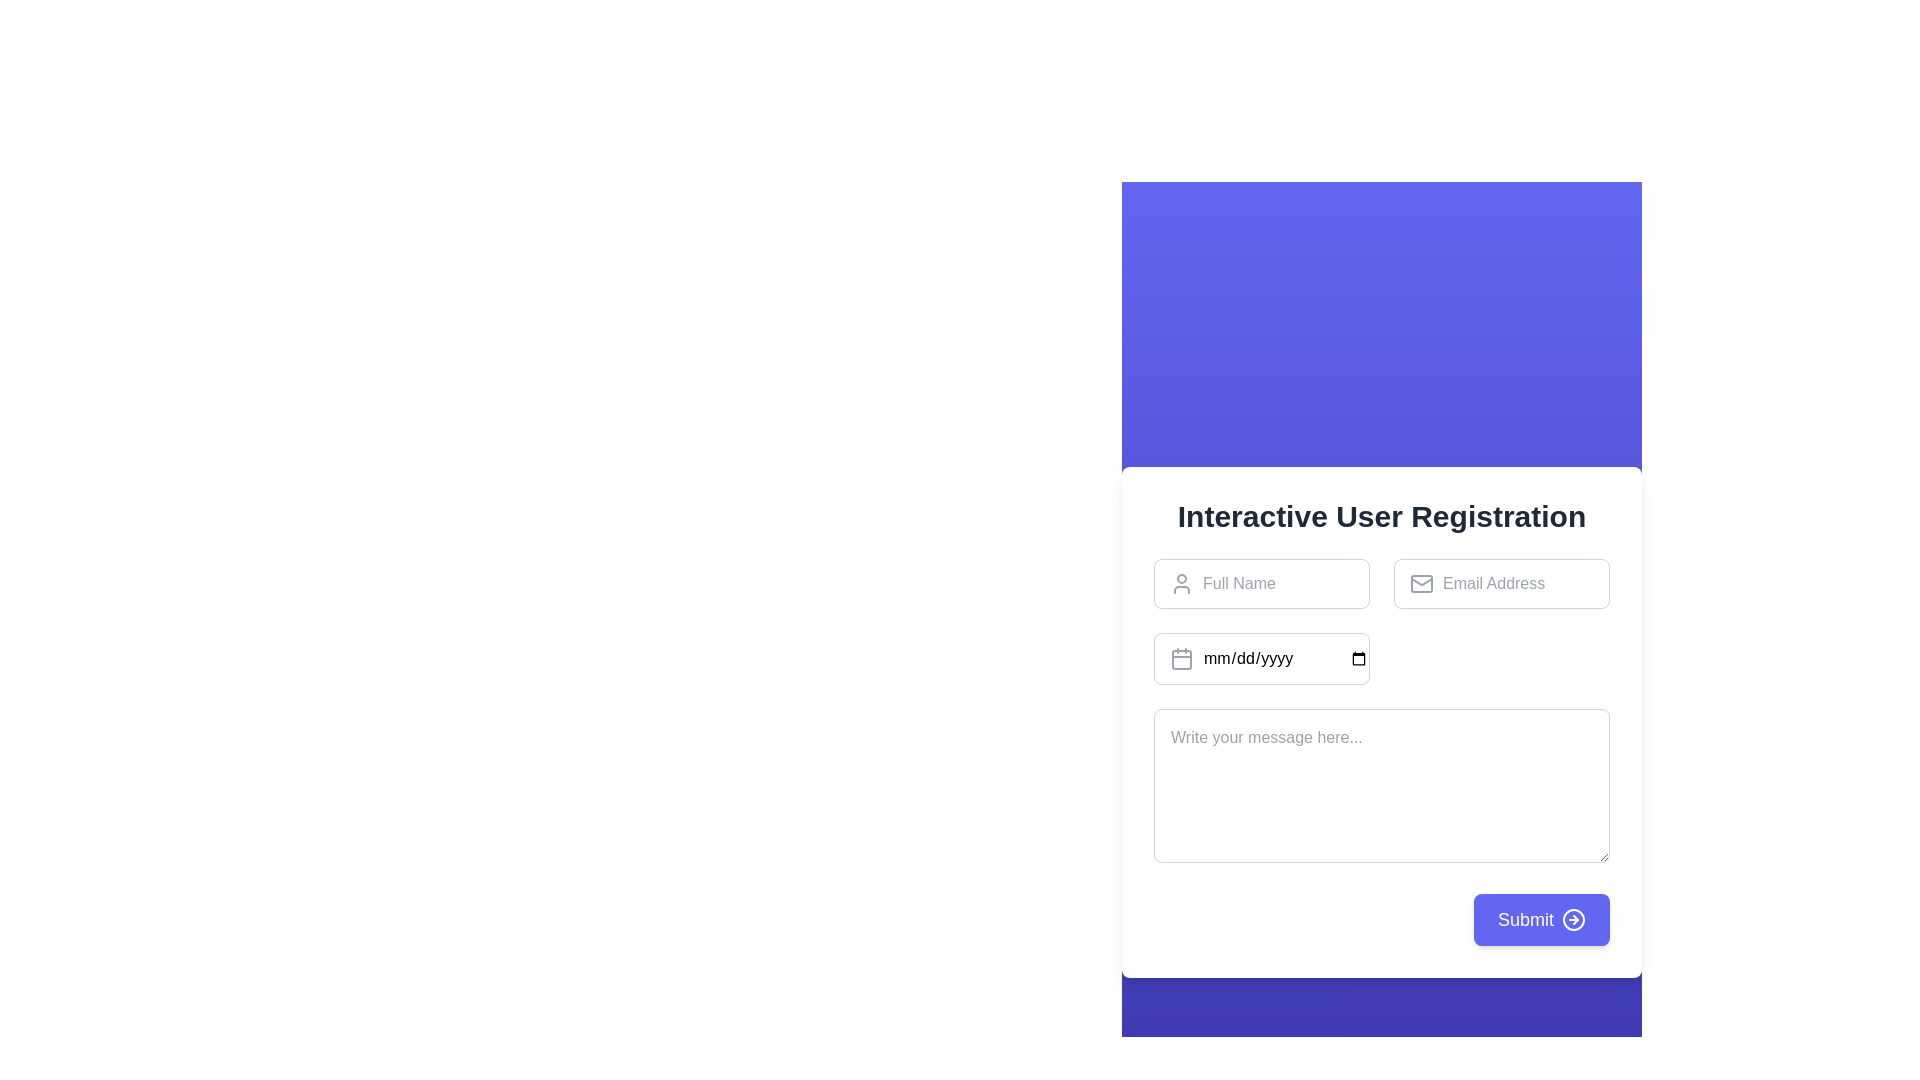  What do you see at coordinates (1261, 658) in the screenshot?
I see `the date` at bounding box center [1261, 658].